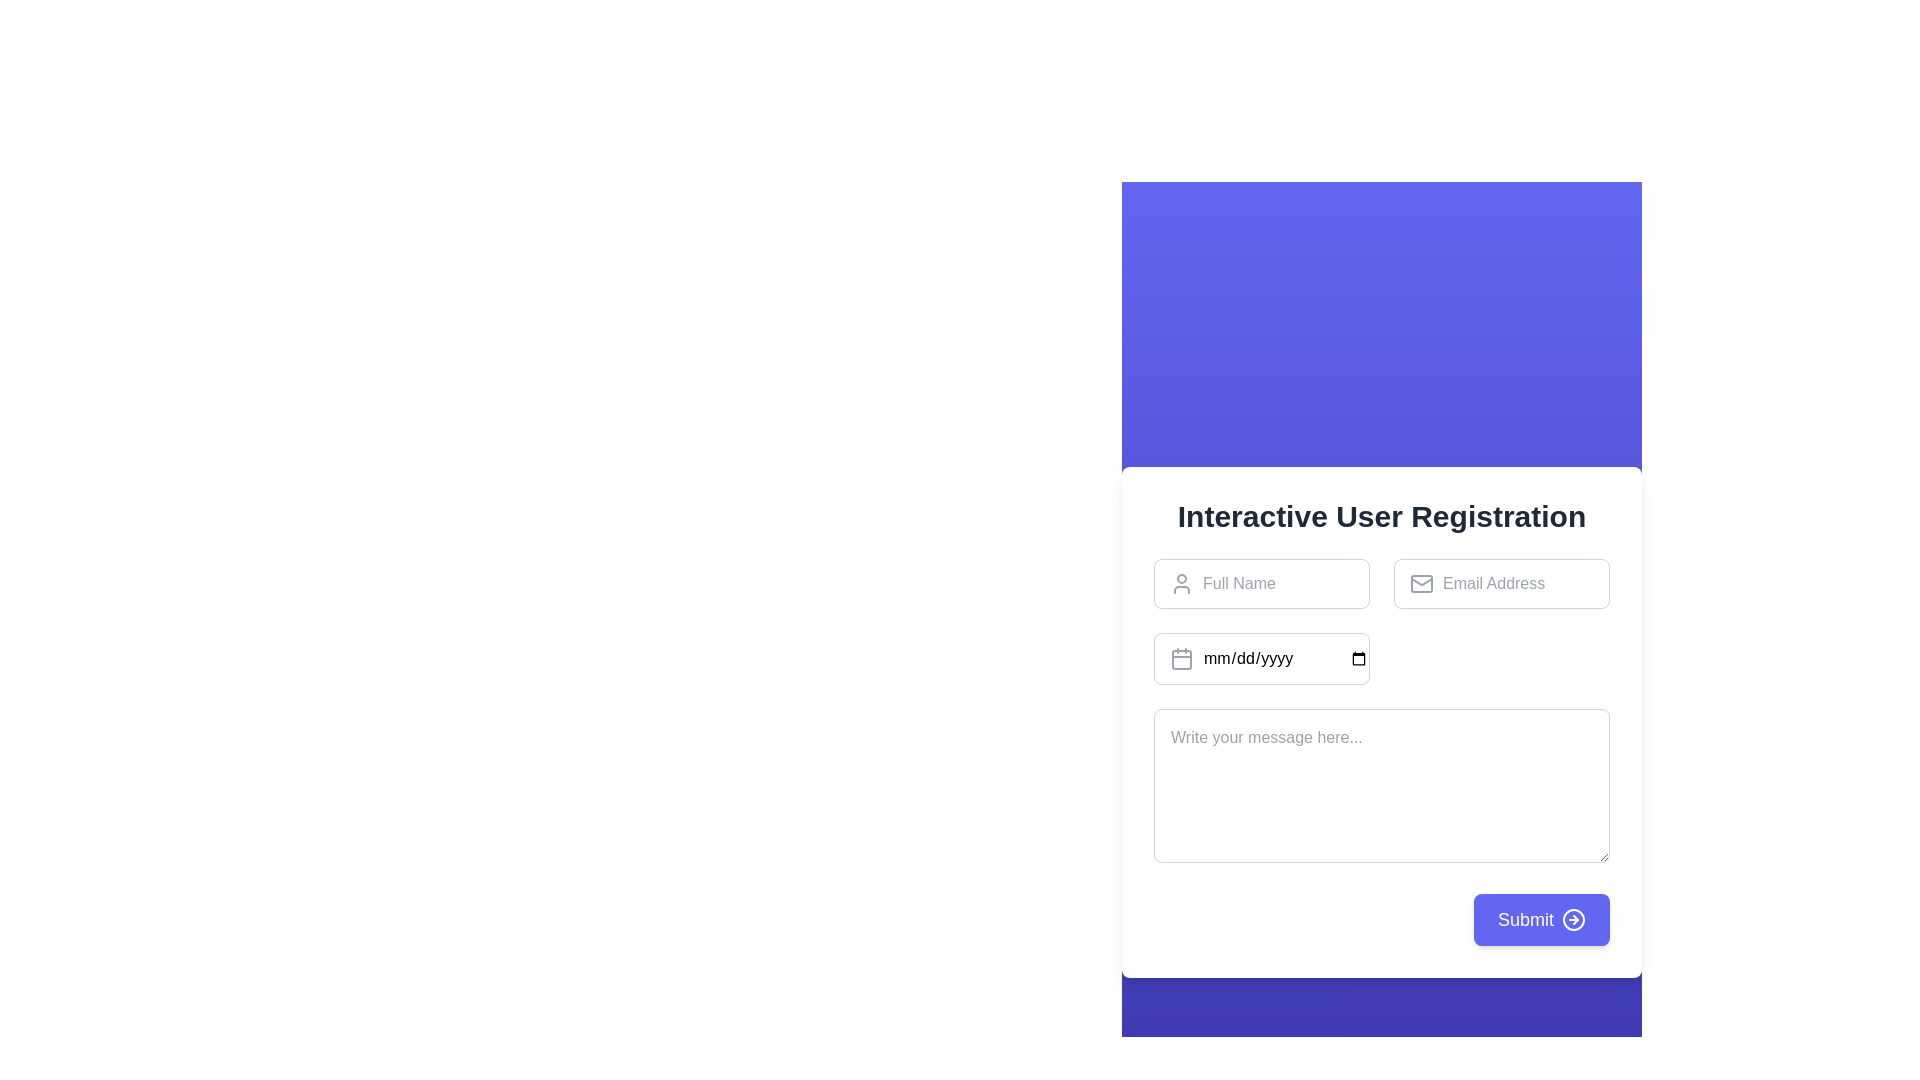  What do you see at coordinates (1261, 658) in the screenshot?
I see `the date` at bounding box center [1261, 658].